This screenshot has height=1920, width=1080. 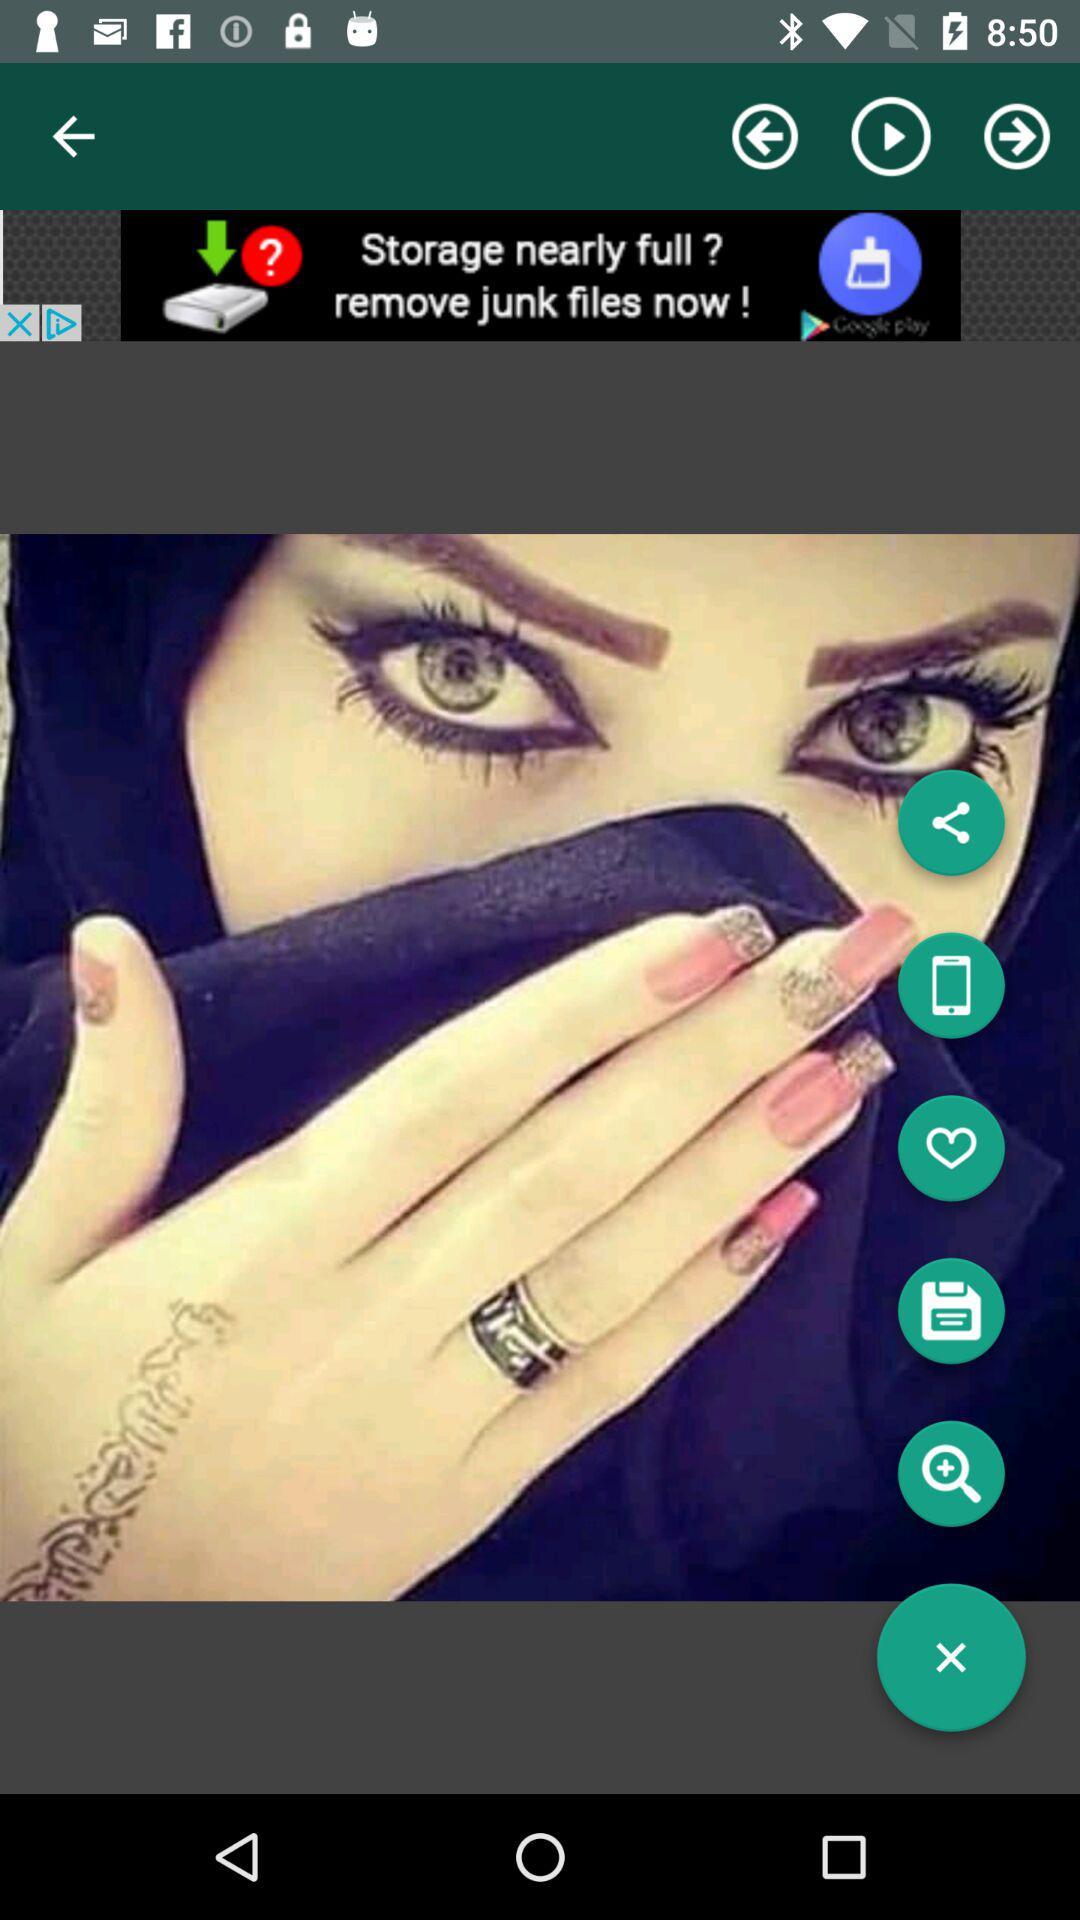 What do you see at coordinates (950, 1318) in the screenshot?
I see `inbox` at bounding box center [950, 1318].